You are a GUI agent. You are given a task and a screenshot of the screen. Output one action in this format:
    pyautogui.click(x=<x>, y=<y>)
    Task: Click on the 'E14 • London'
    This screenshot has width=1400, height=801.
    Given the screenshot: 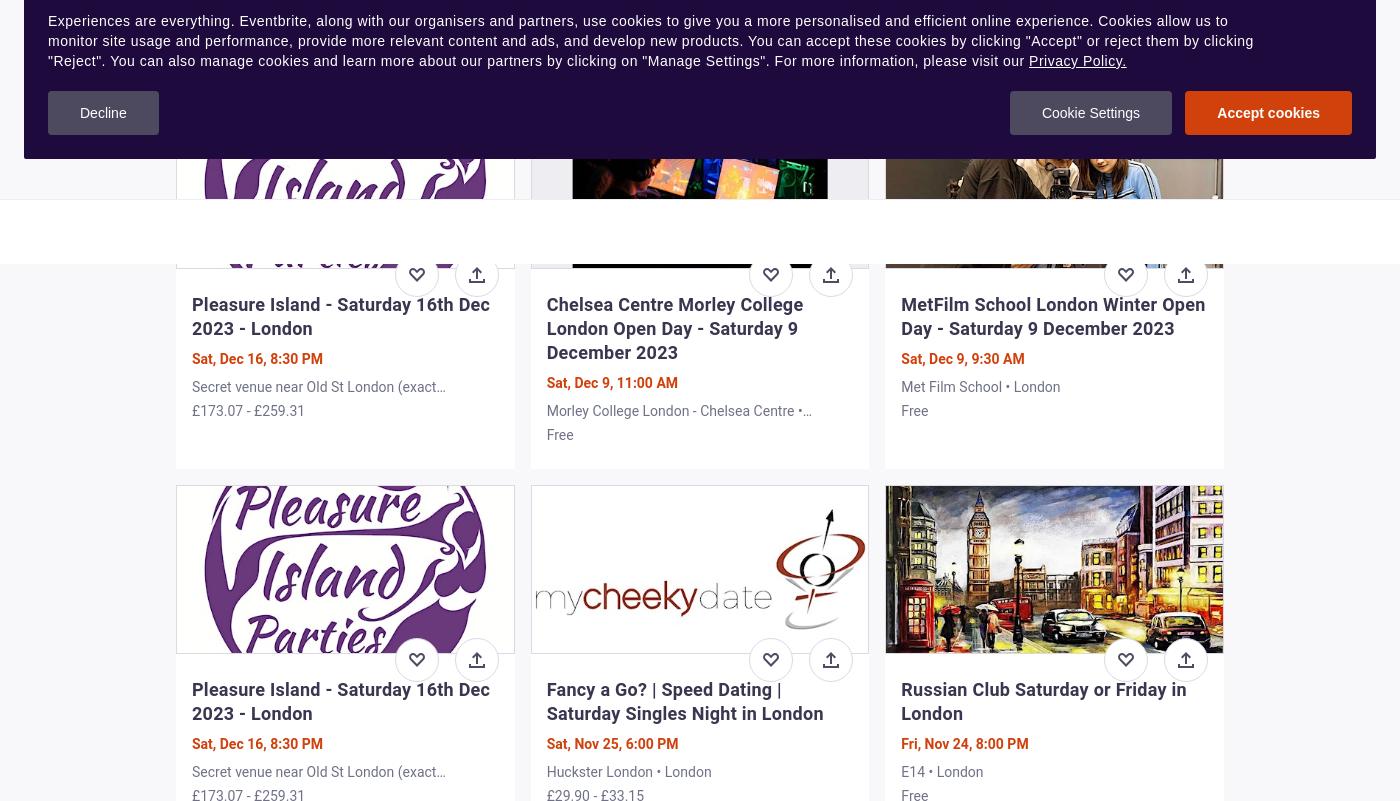 What is the action you would take?
    pyautogui.click(x=942, y=769)
    